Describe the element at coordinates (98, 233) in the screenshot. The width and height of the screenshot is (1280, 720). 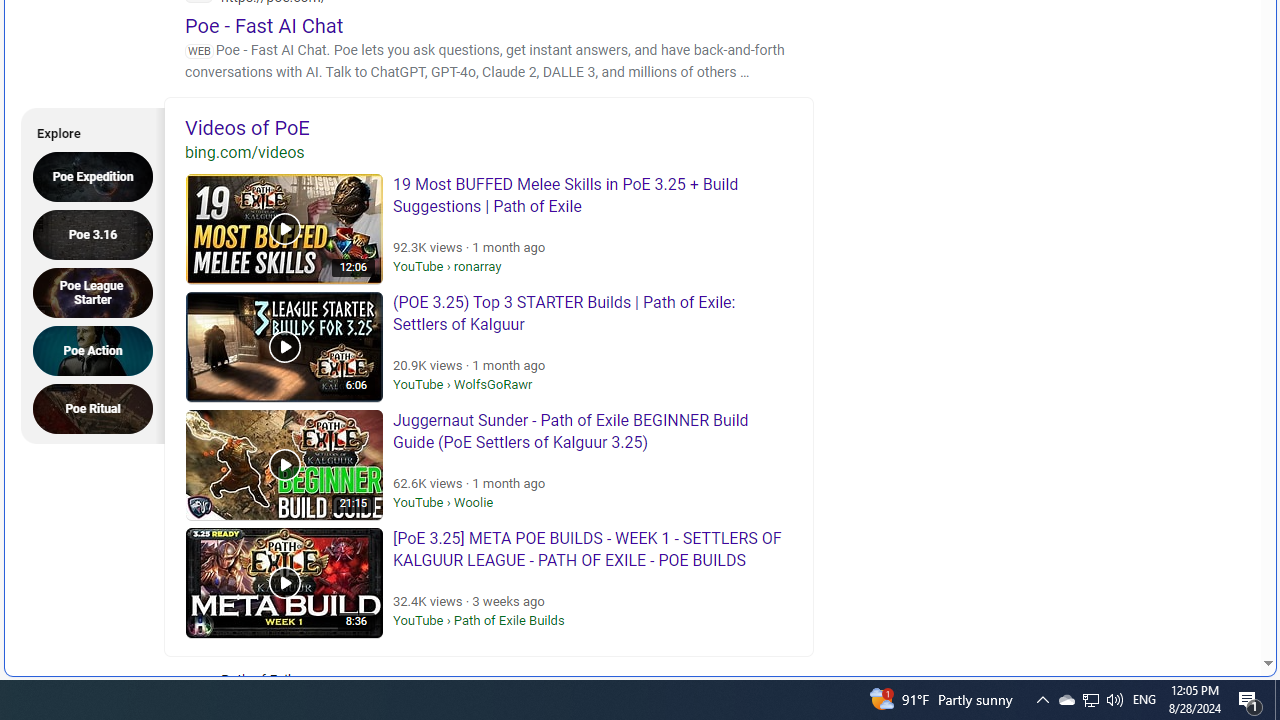
I see `'Poe 3.16'` at that location.